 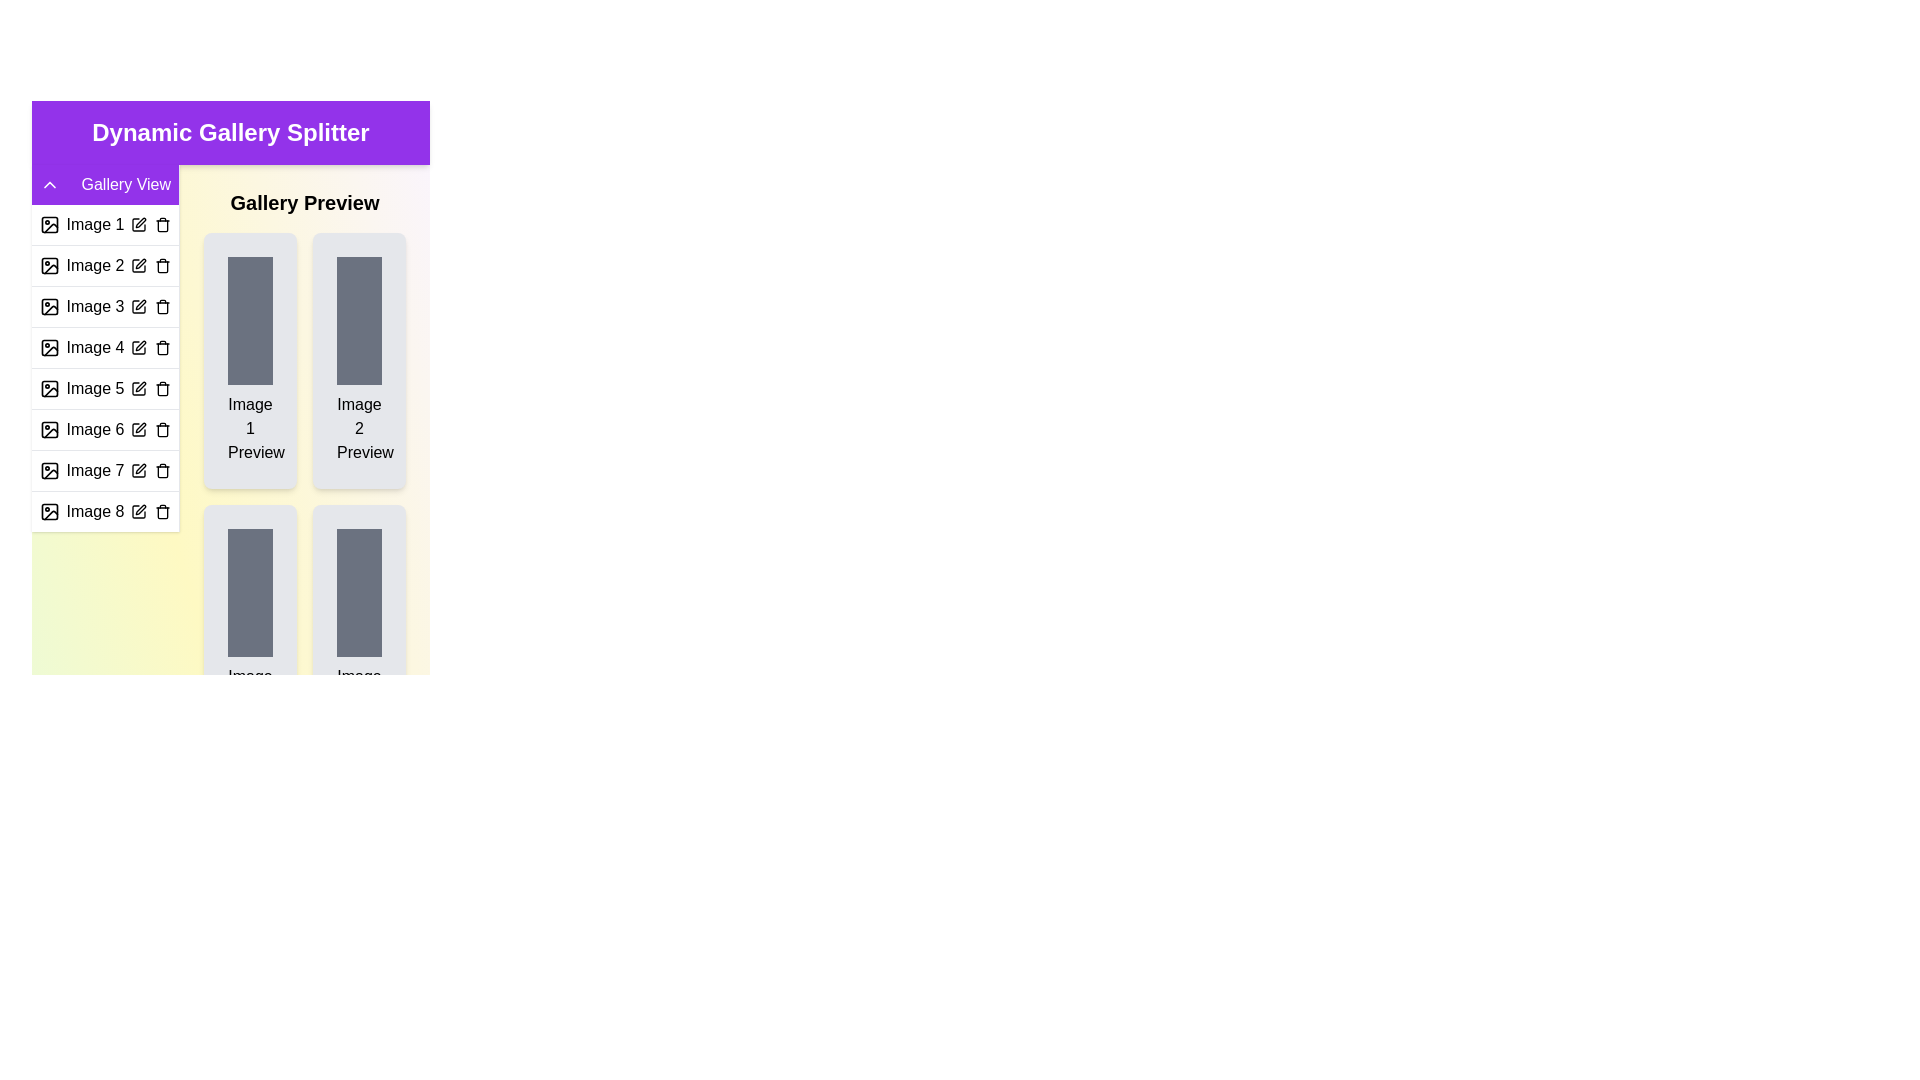 What do you see at coordinates (139, 262) in the screenshot?
I see `the edit icon next to the thumbnail for 'Image 2'` at bounding box center [139, 262].